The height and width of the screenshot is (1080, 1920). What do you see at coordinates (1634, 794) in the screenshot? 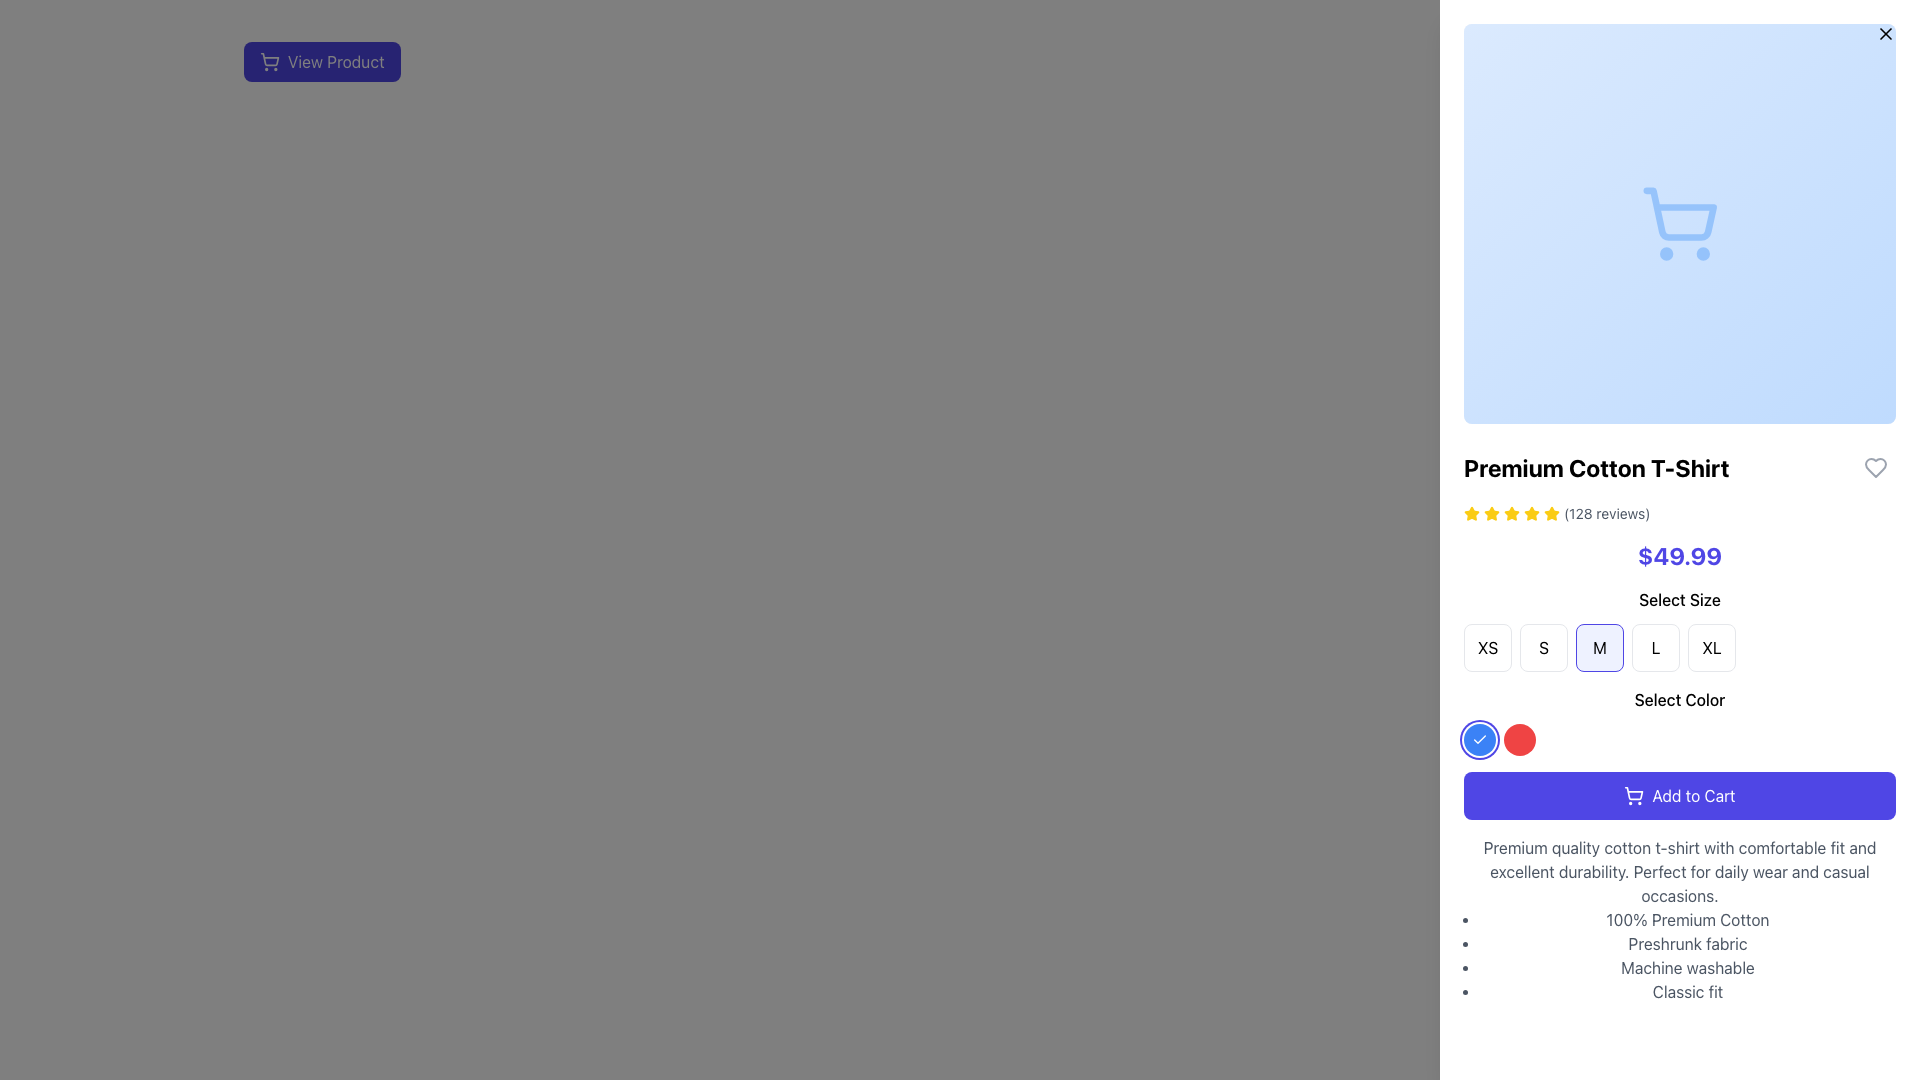
I see `the cart icon located to the left of the 'Add to Cart' button` at bounding box center [1634, 794].